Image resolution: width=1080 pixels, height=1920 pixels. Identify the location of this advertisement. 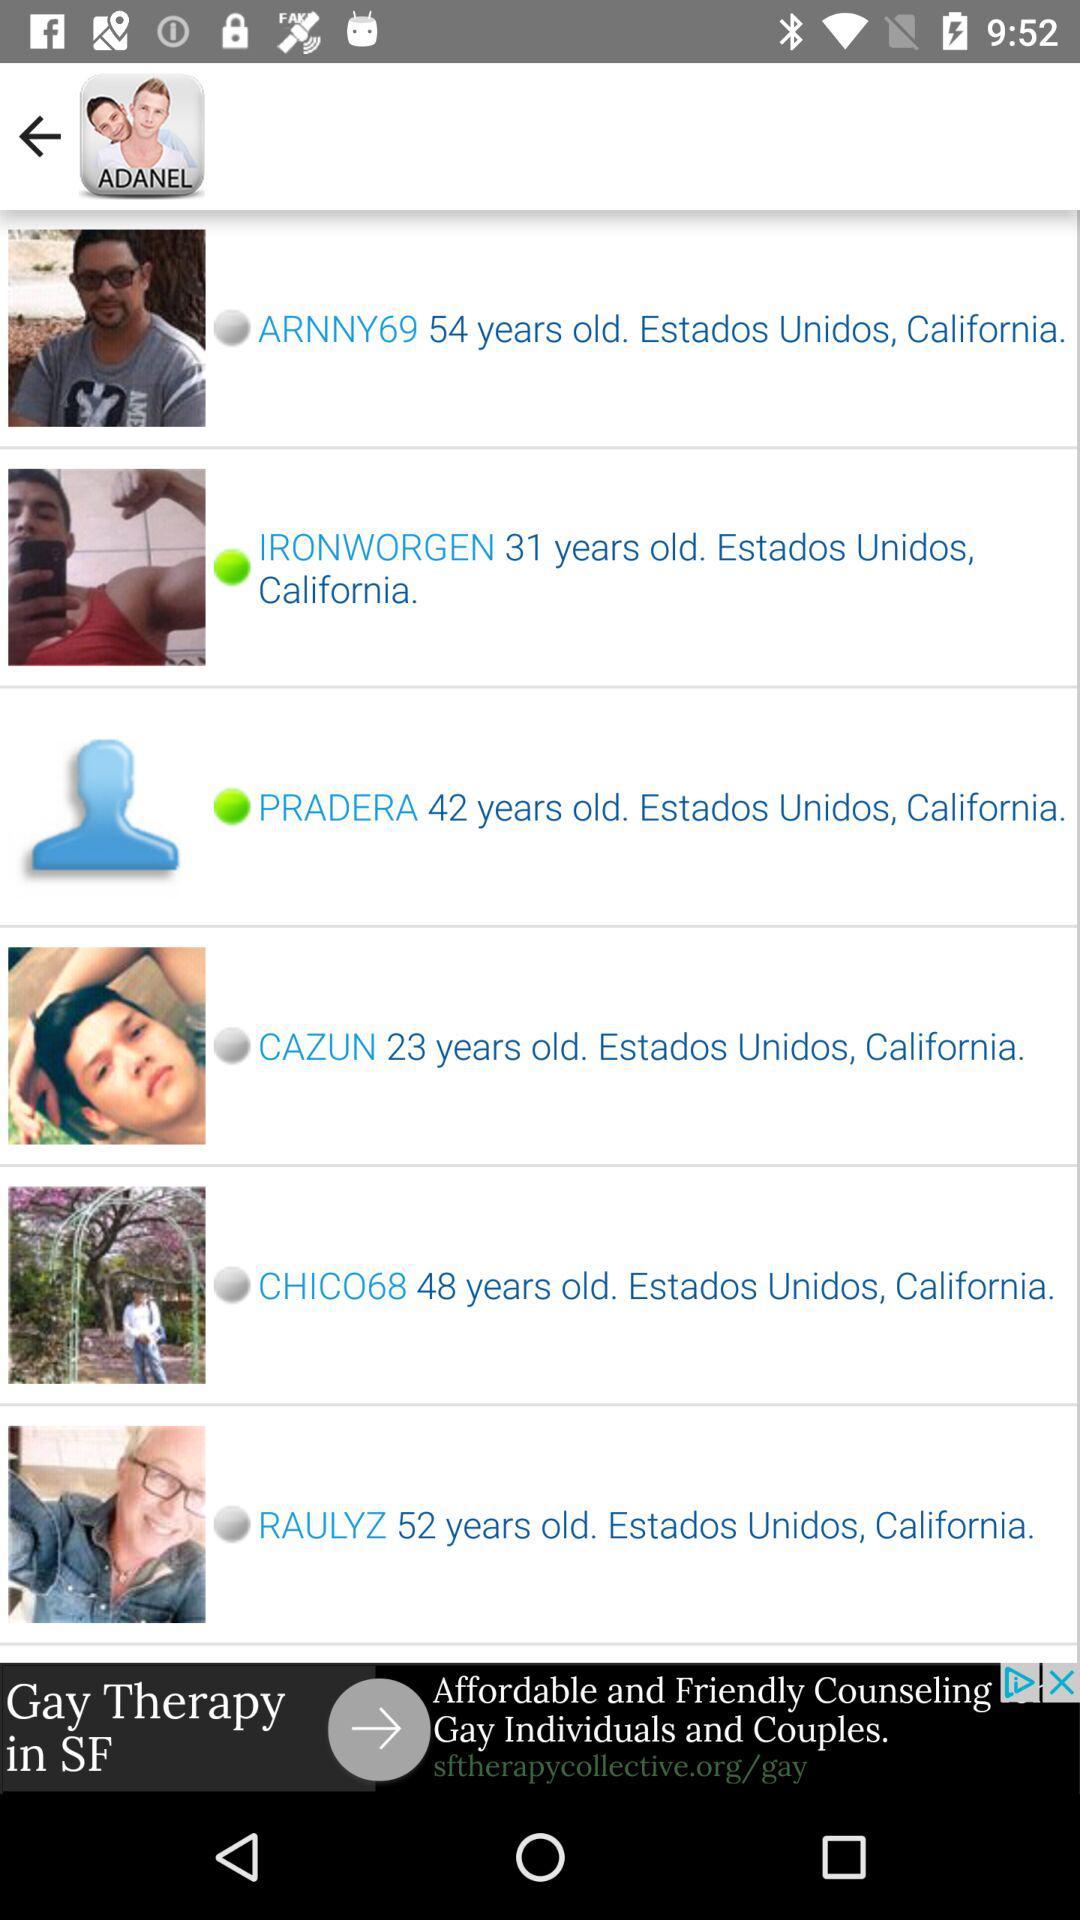
(540, 1727).